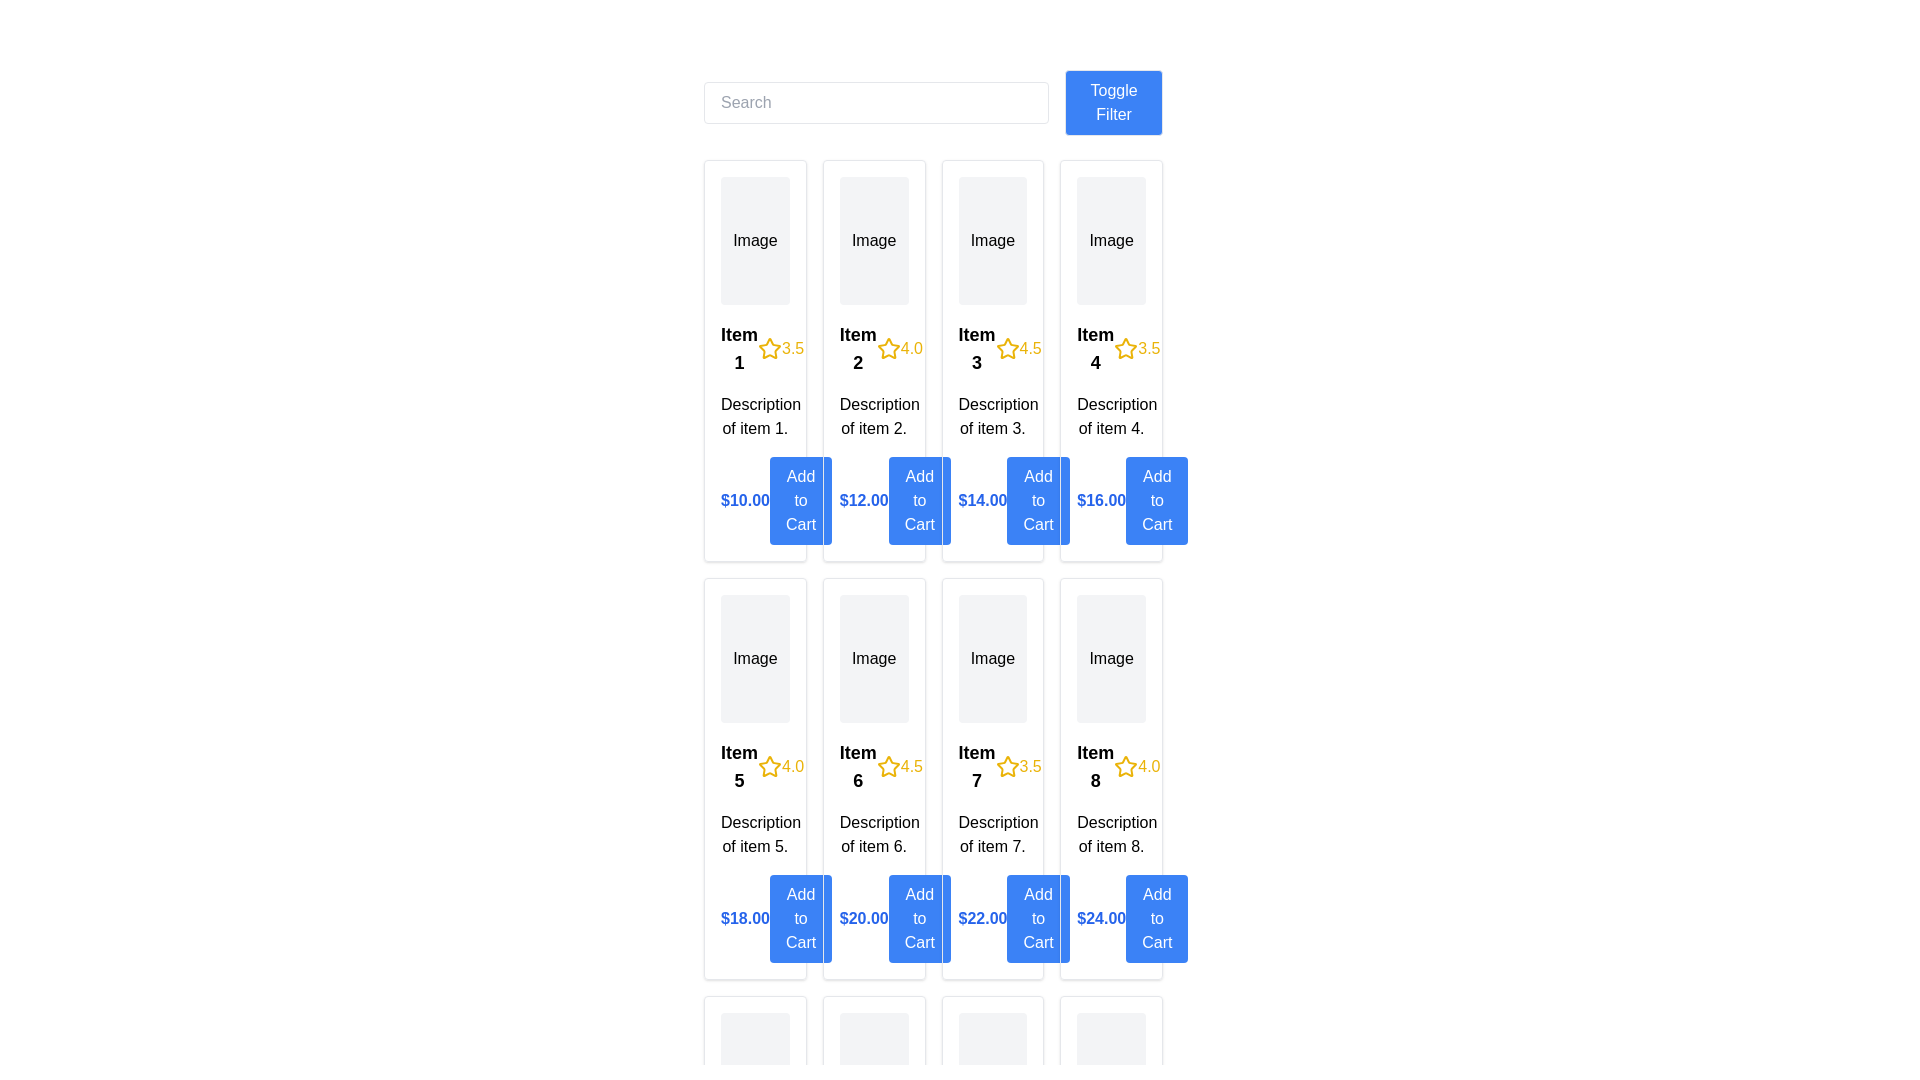 This screenshot has height=1080, width=1920. Describe the element at coordinates (887, 765) in the screenshot. I see `fourth star icon in the rating section of 'Item 6', which is outlined in yellow with no fill` at that location.